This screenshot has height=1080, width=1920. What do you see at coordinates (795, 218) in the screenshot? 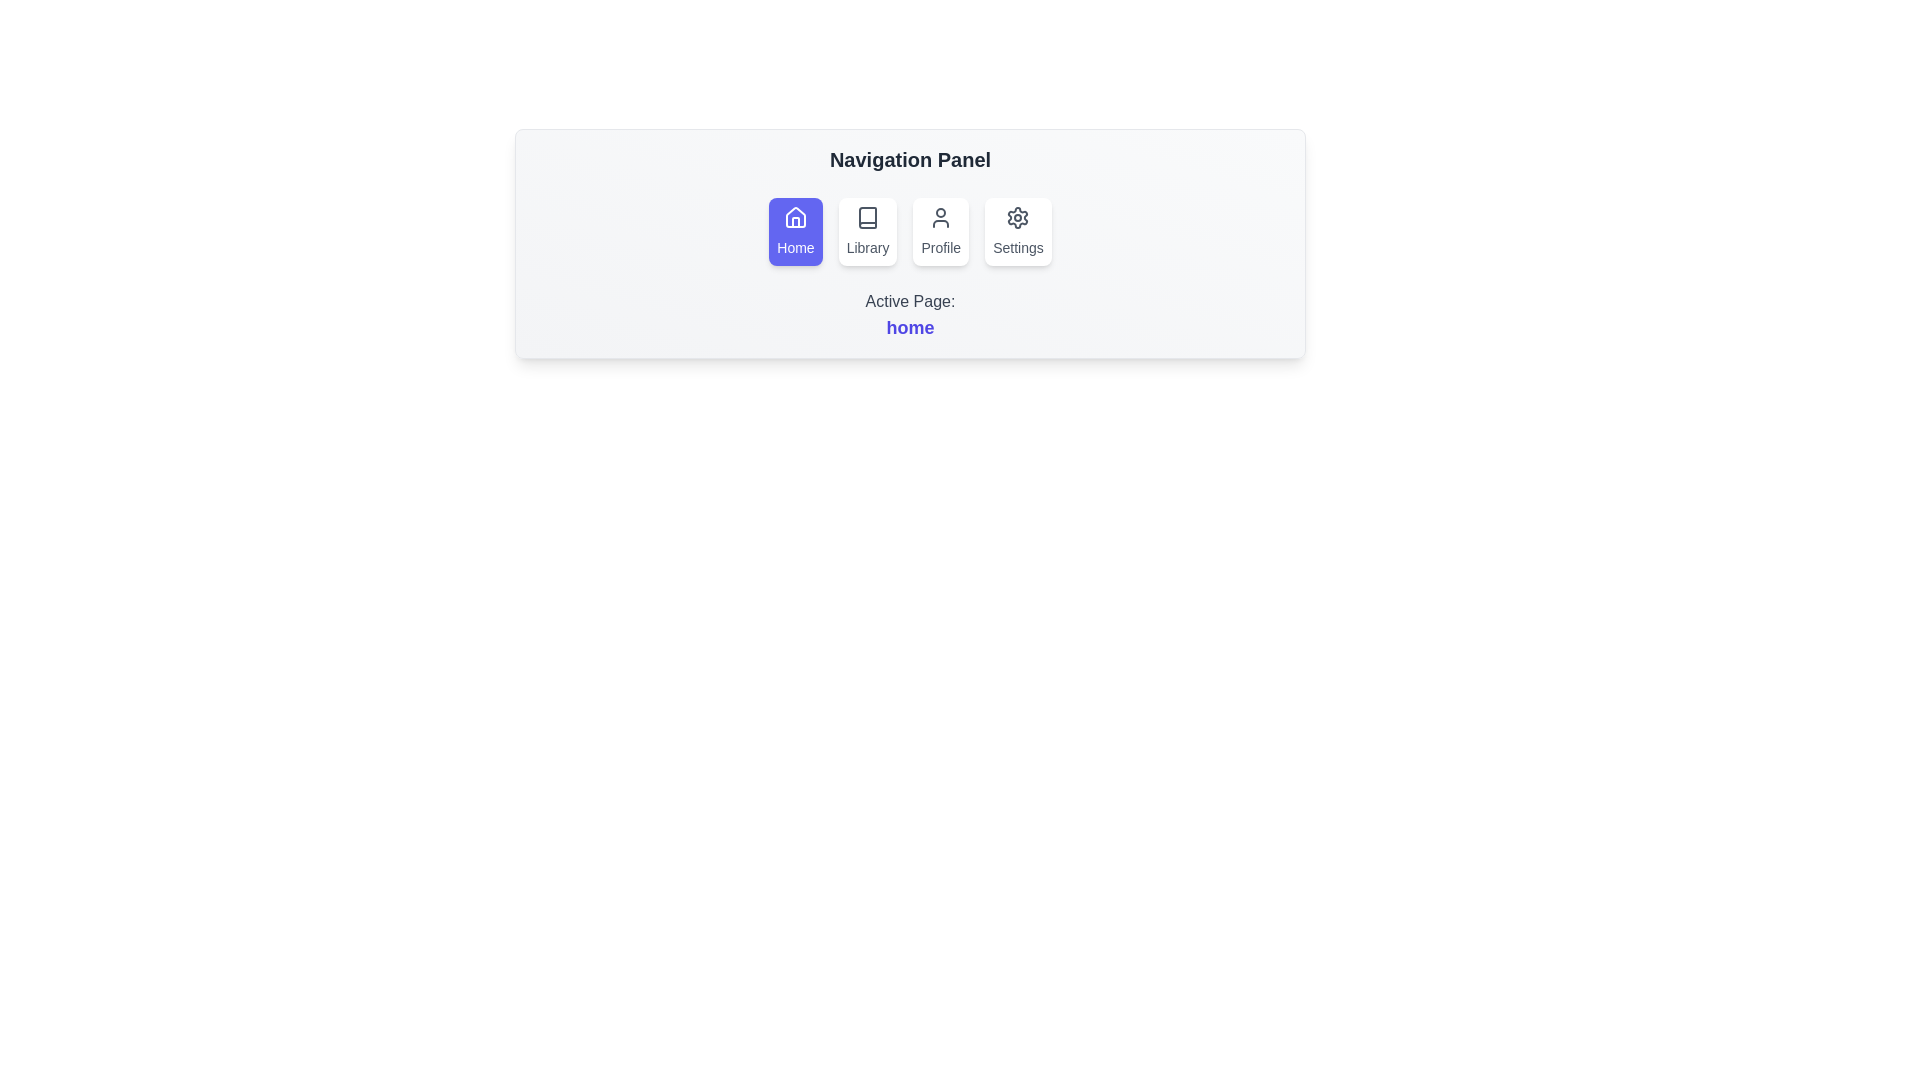
I see `the house icon located above the 'Home' text in the navigation panel` at bounding box center [795, 218].